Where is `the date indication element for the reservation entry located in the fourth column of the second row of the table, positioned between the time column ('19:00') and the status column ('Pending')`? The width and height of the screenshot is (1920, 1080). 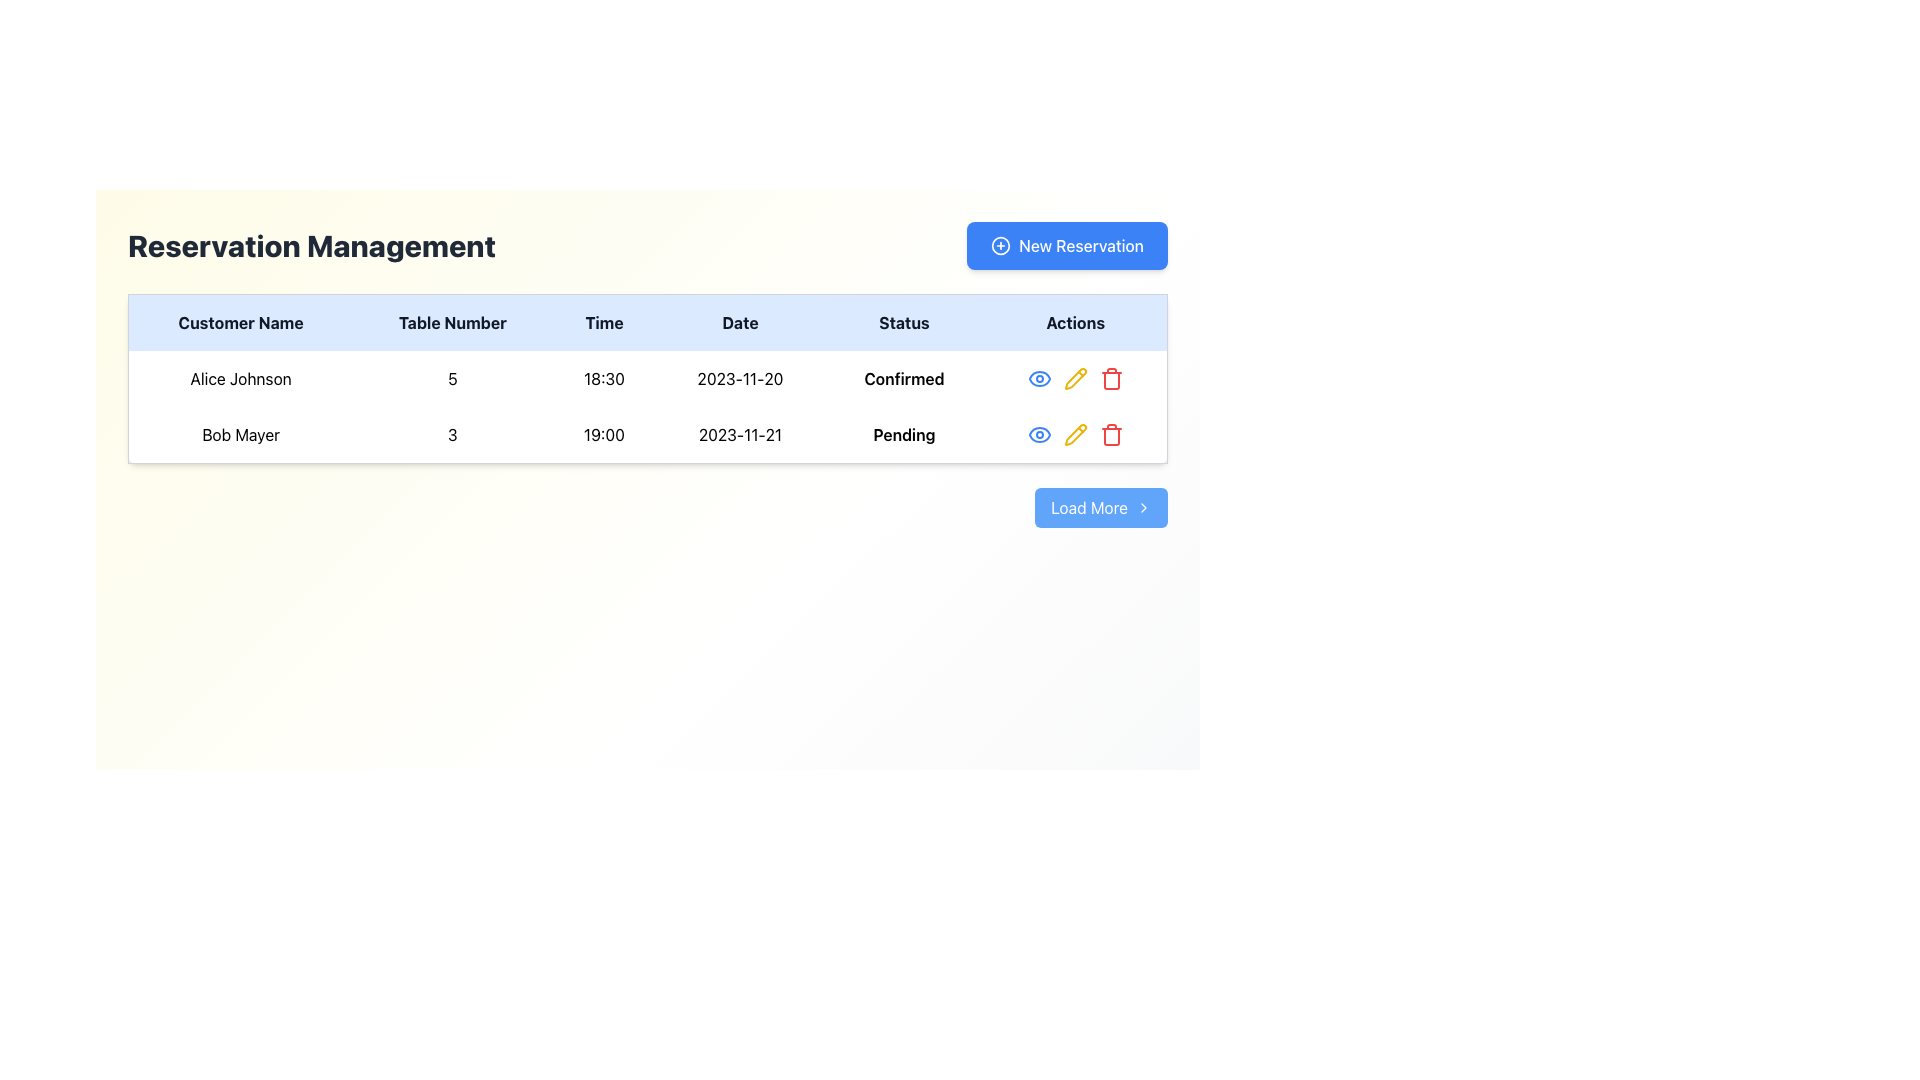
the date indication element for the reservation entry located in the fourth column of the second row of the table, positioned between the time column ('19:00') and the status column ('Pending') is located at coordinates (739, 434).